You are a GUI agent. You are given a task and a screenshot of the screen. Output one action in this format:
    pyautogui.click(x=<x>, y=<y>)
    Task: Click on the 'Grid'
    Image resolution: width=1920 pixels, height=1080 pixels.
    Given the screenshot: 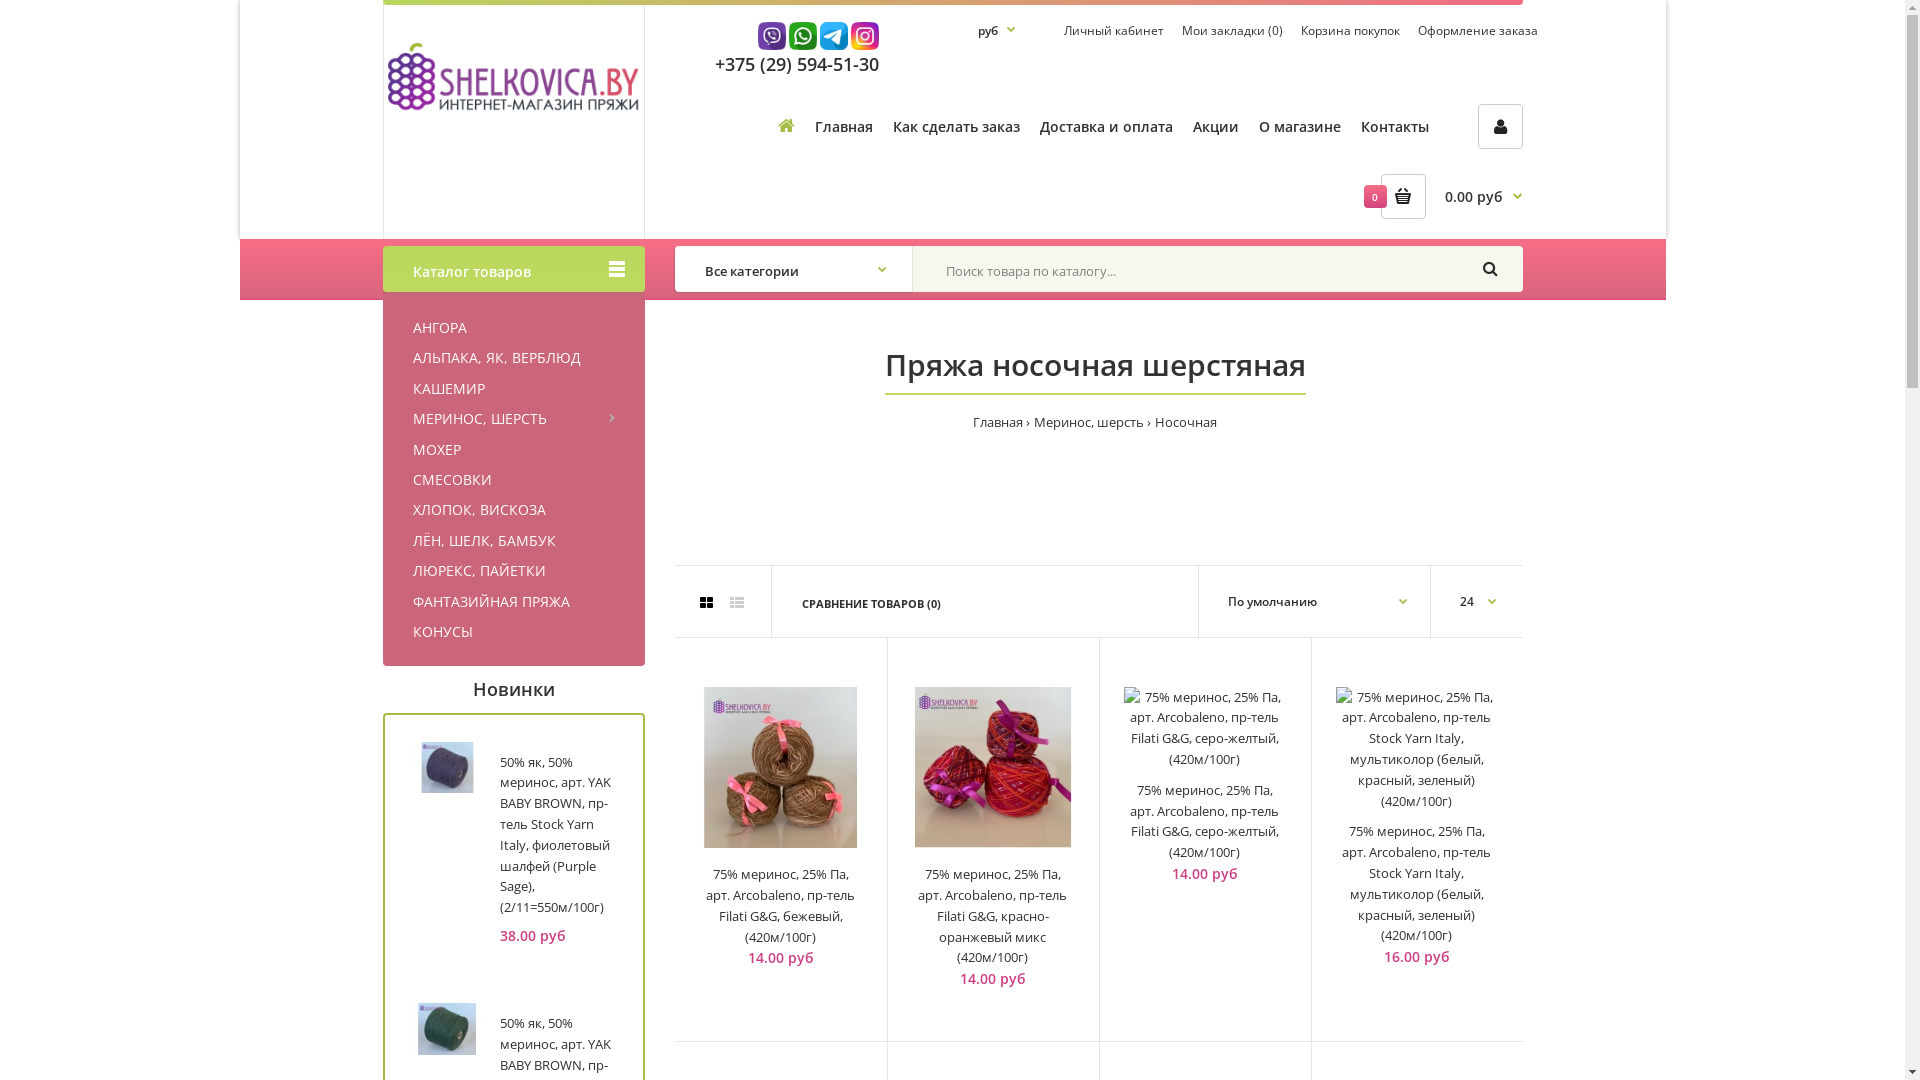 What is the action you would take?
    pyautogui.click(x=706, y=601)
    